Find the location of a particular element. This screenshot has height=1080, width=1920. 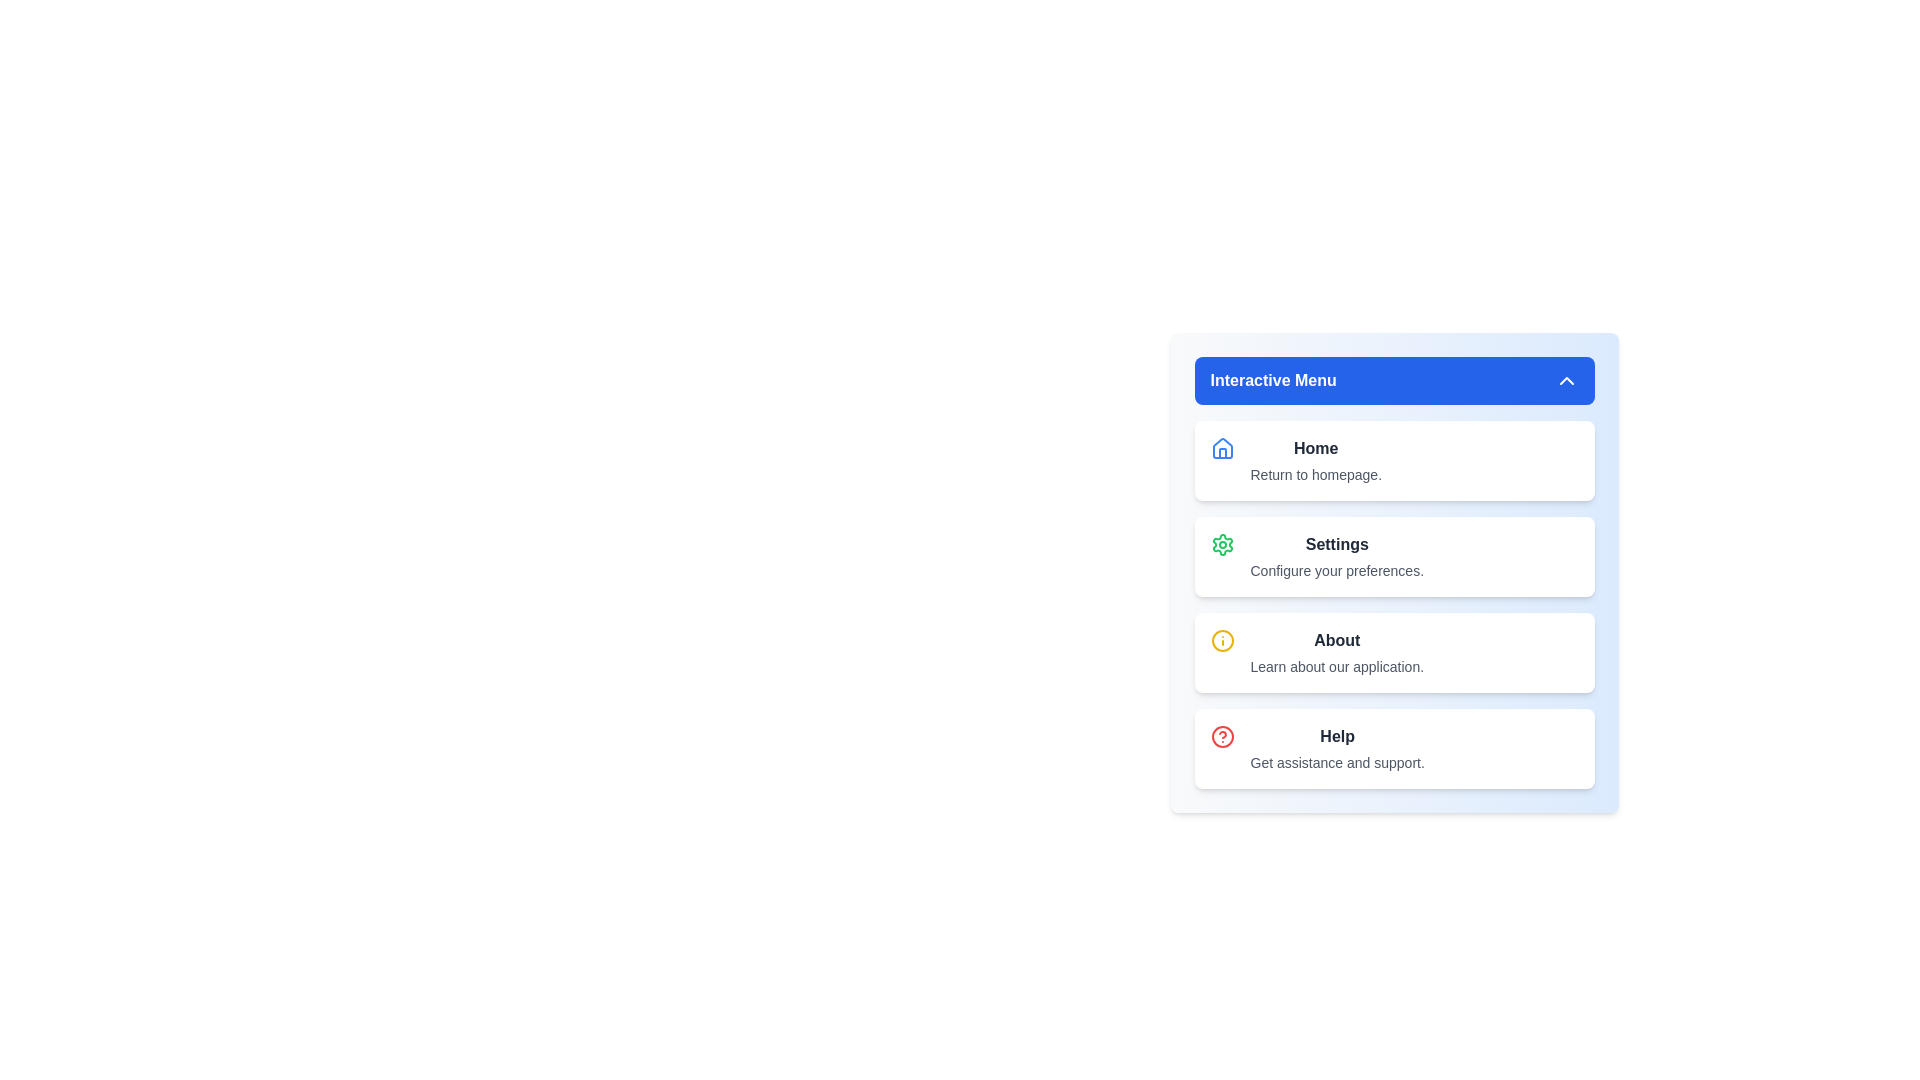

the small circular icon with a yellow border that resembles an information symbol, located in the 'About' section of the interactive menu is located at coordinates (1221, 640).